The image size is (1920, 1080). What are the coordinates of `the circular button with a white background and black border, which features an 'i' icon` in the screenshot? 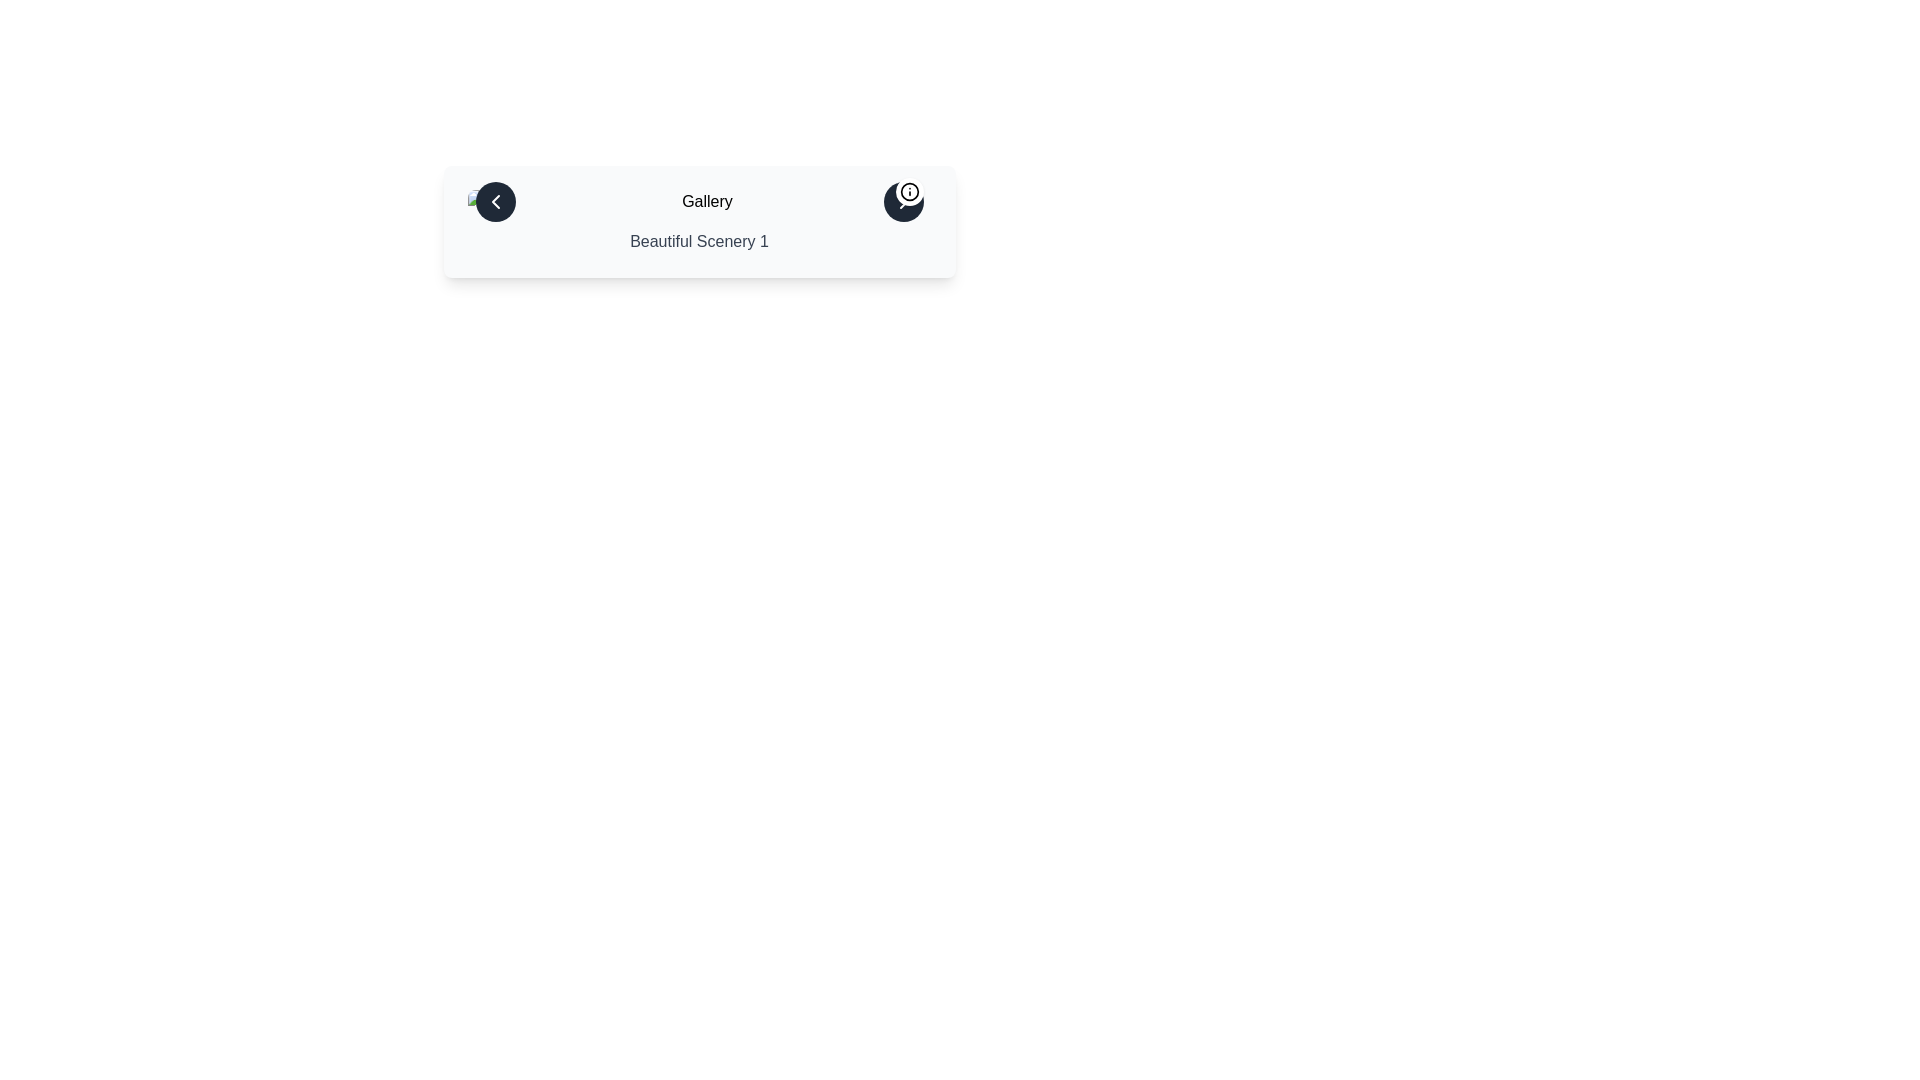 It's located at (908, 192).